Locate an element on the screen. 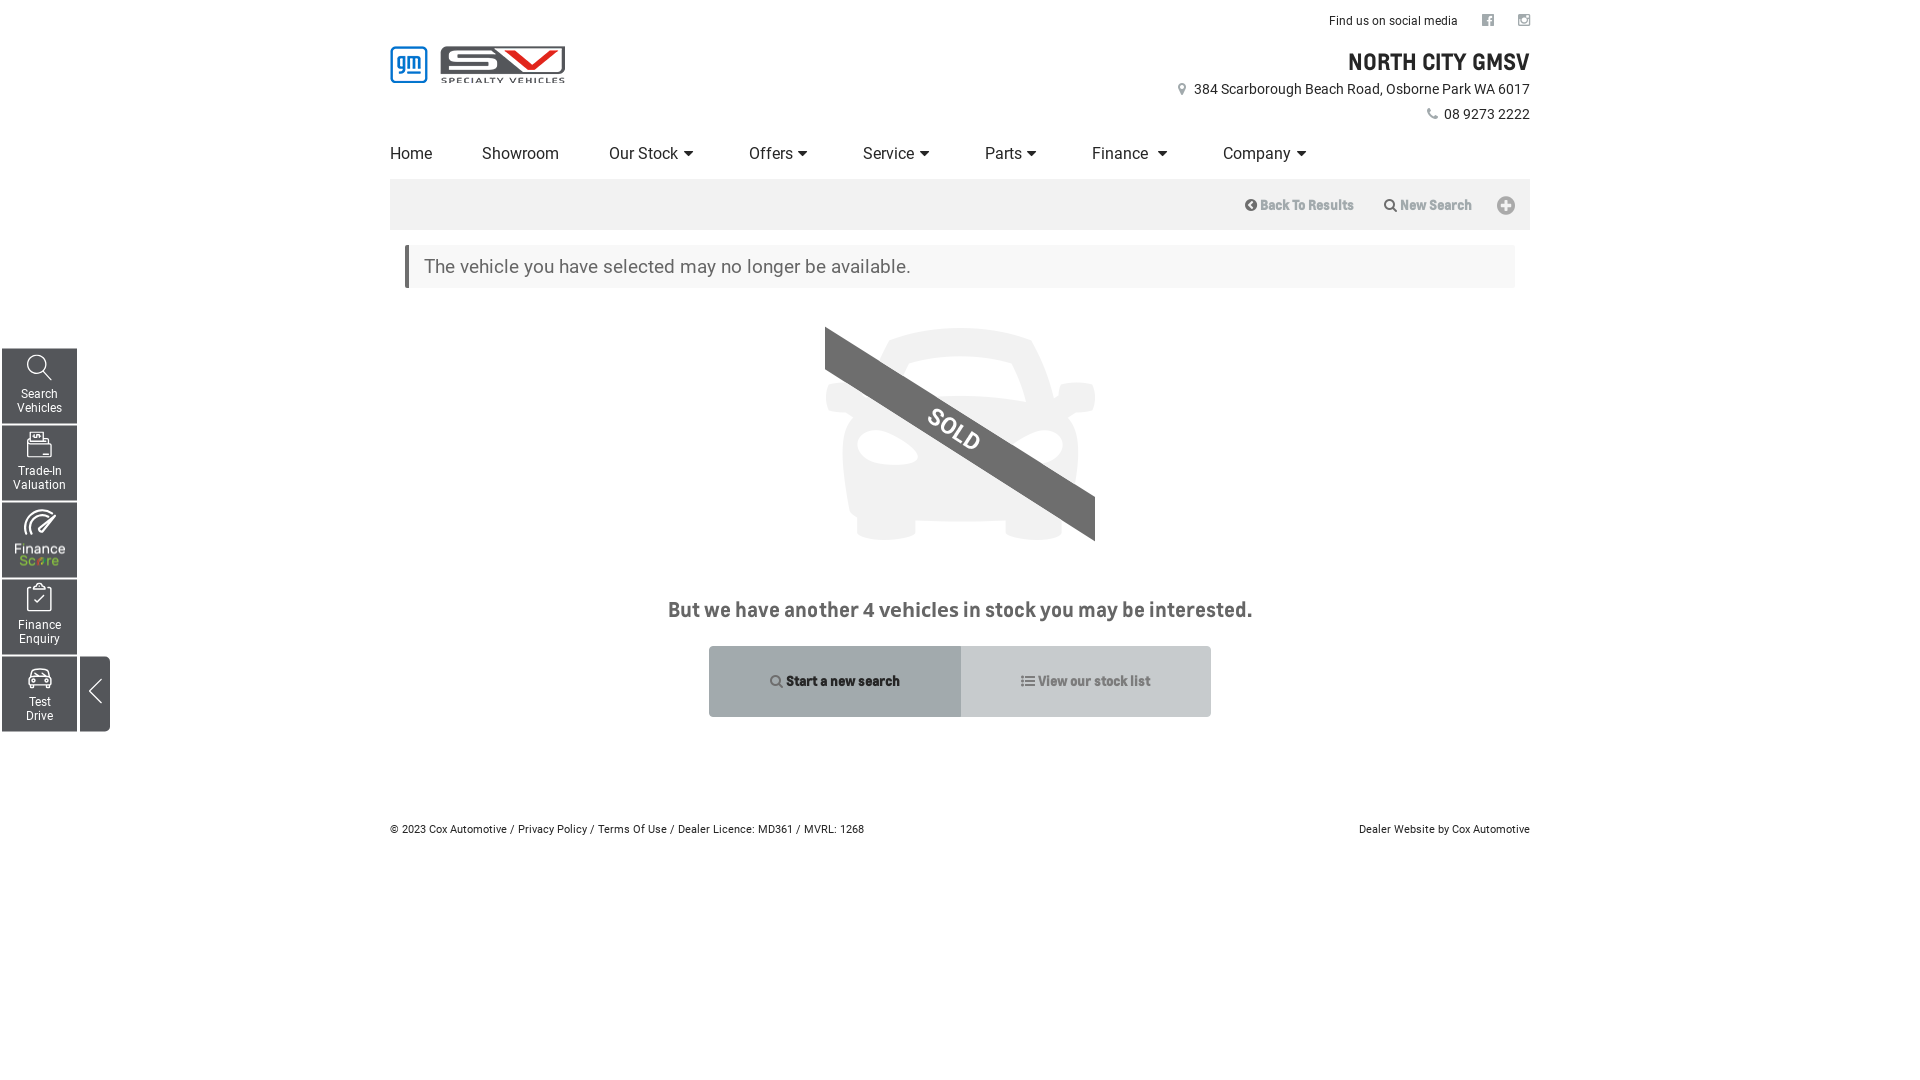 This screenshot has height=1080, width=1920. 'Showroom' is located at coordinates (520, 153).